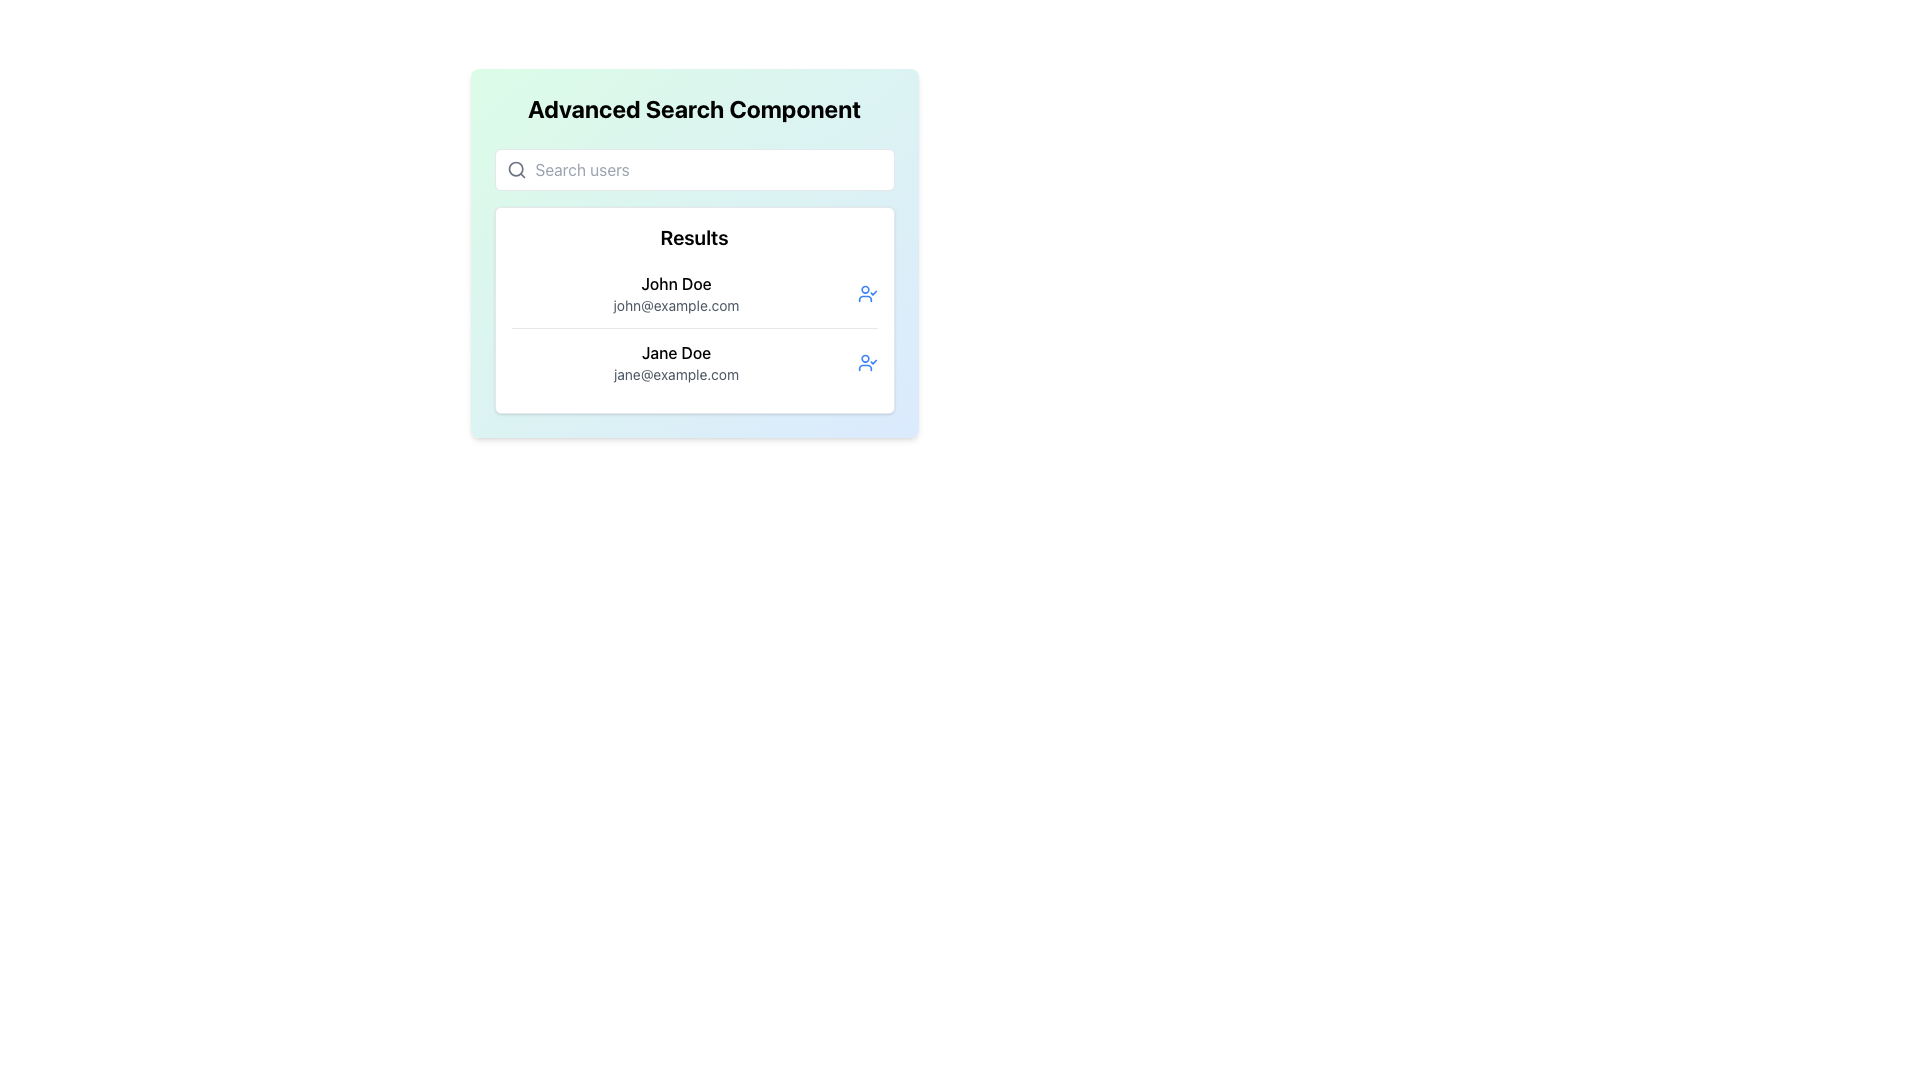 This screenshot has width=1920, height=1080. What do you see at coordinates (676, 374) in the screenshot?
I see `the text label displaying 'jane@example.com', which is located beneath the bold 'Jane Doe' label in the second result block` at bounding box center [676, 374].